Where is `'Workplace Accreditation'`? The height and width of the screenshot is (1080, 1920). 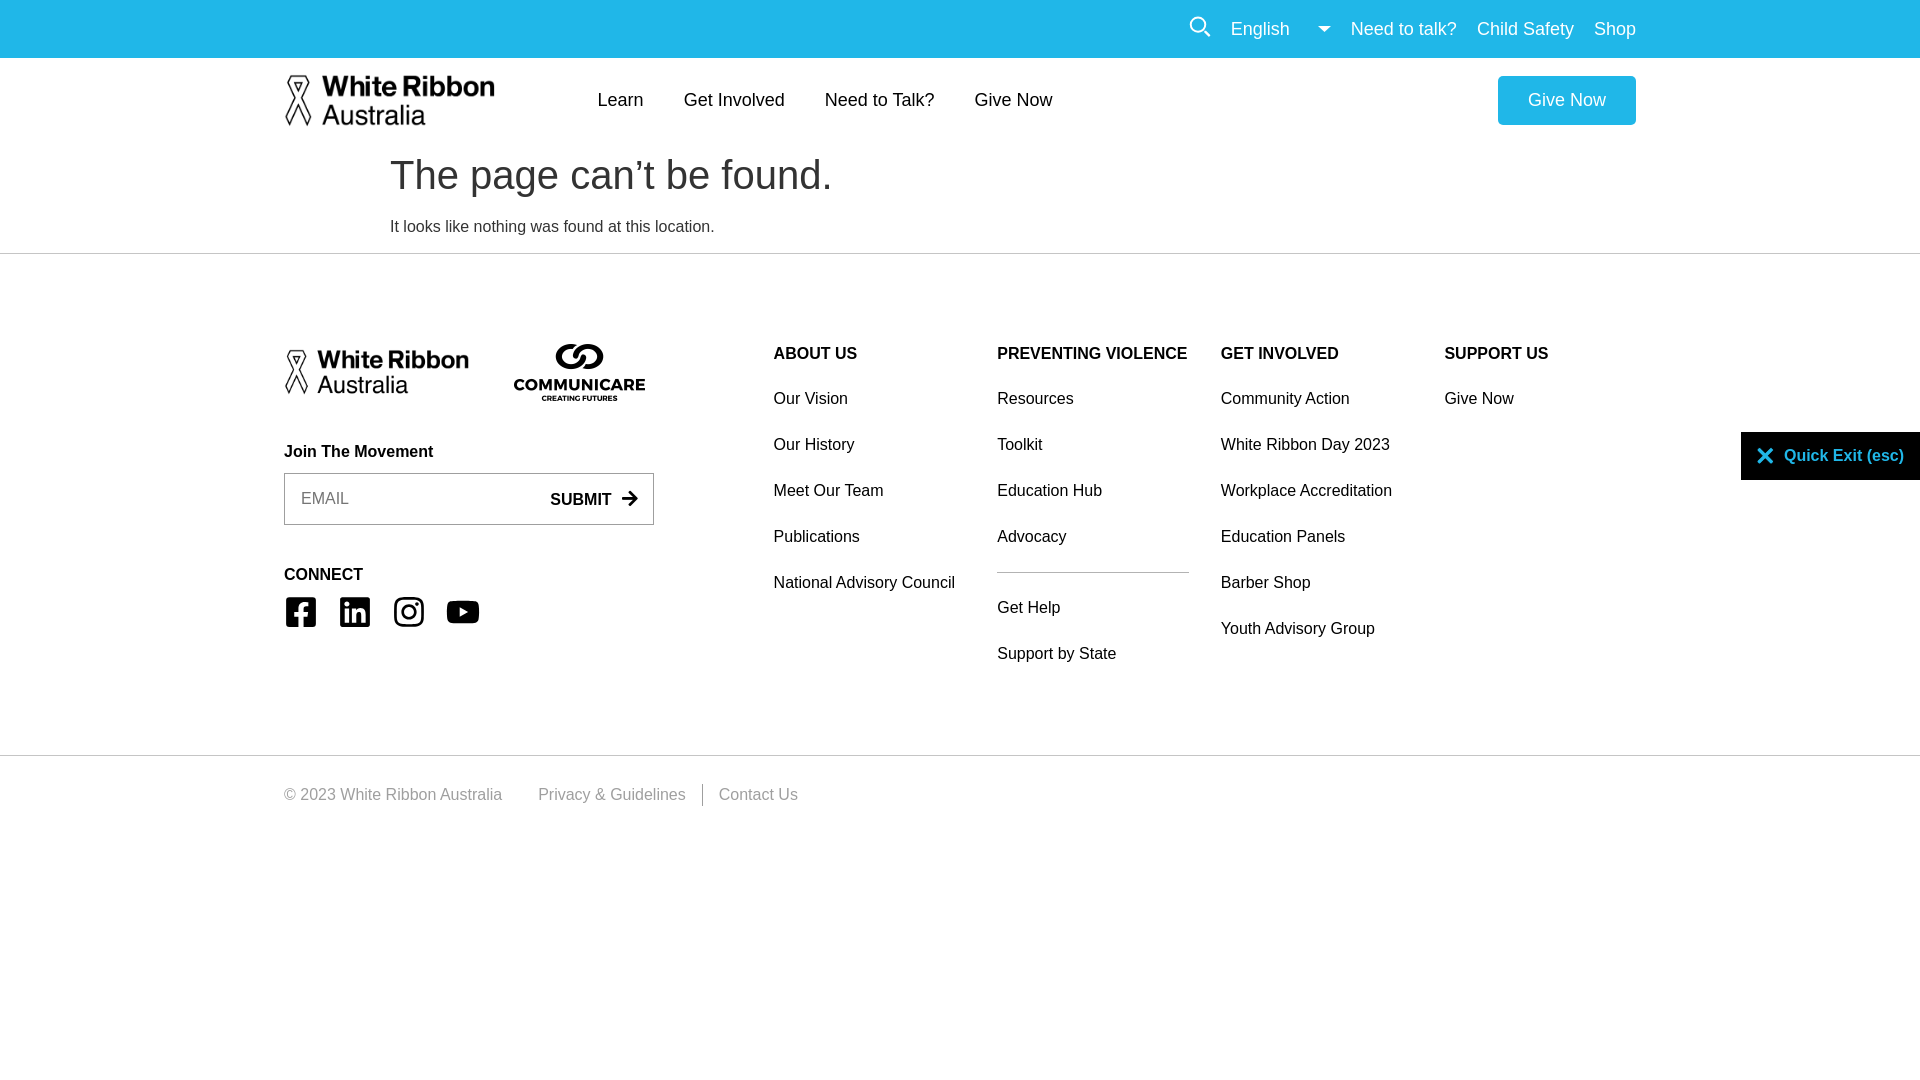
'Workplace Accreditation' is located at coordinates (1219, 490).